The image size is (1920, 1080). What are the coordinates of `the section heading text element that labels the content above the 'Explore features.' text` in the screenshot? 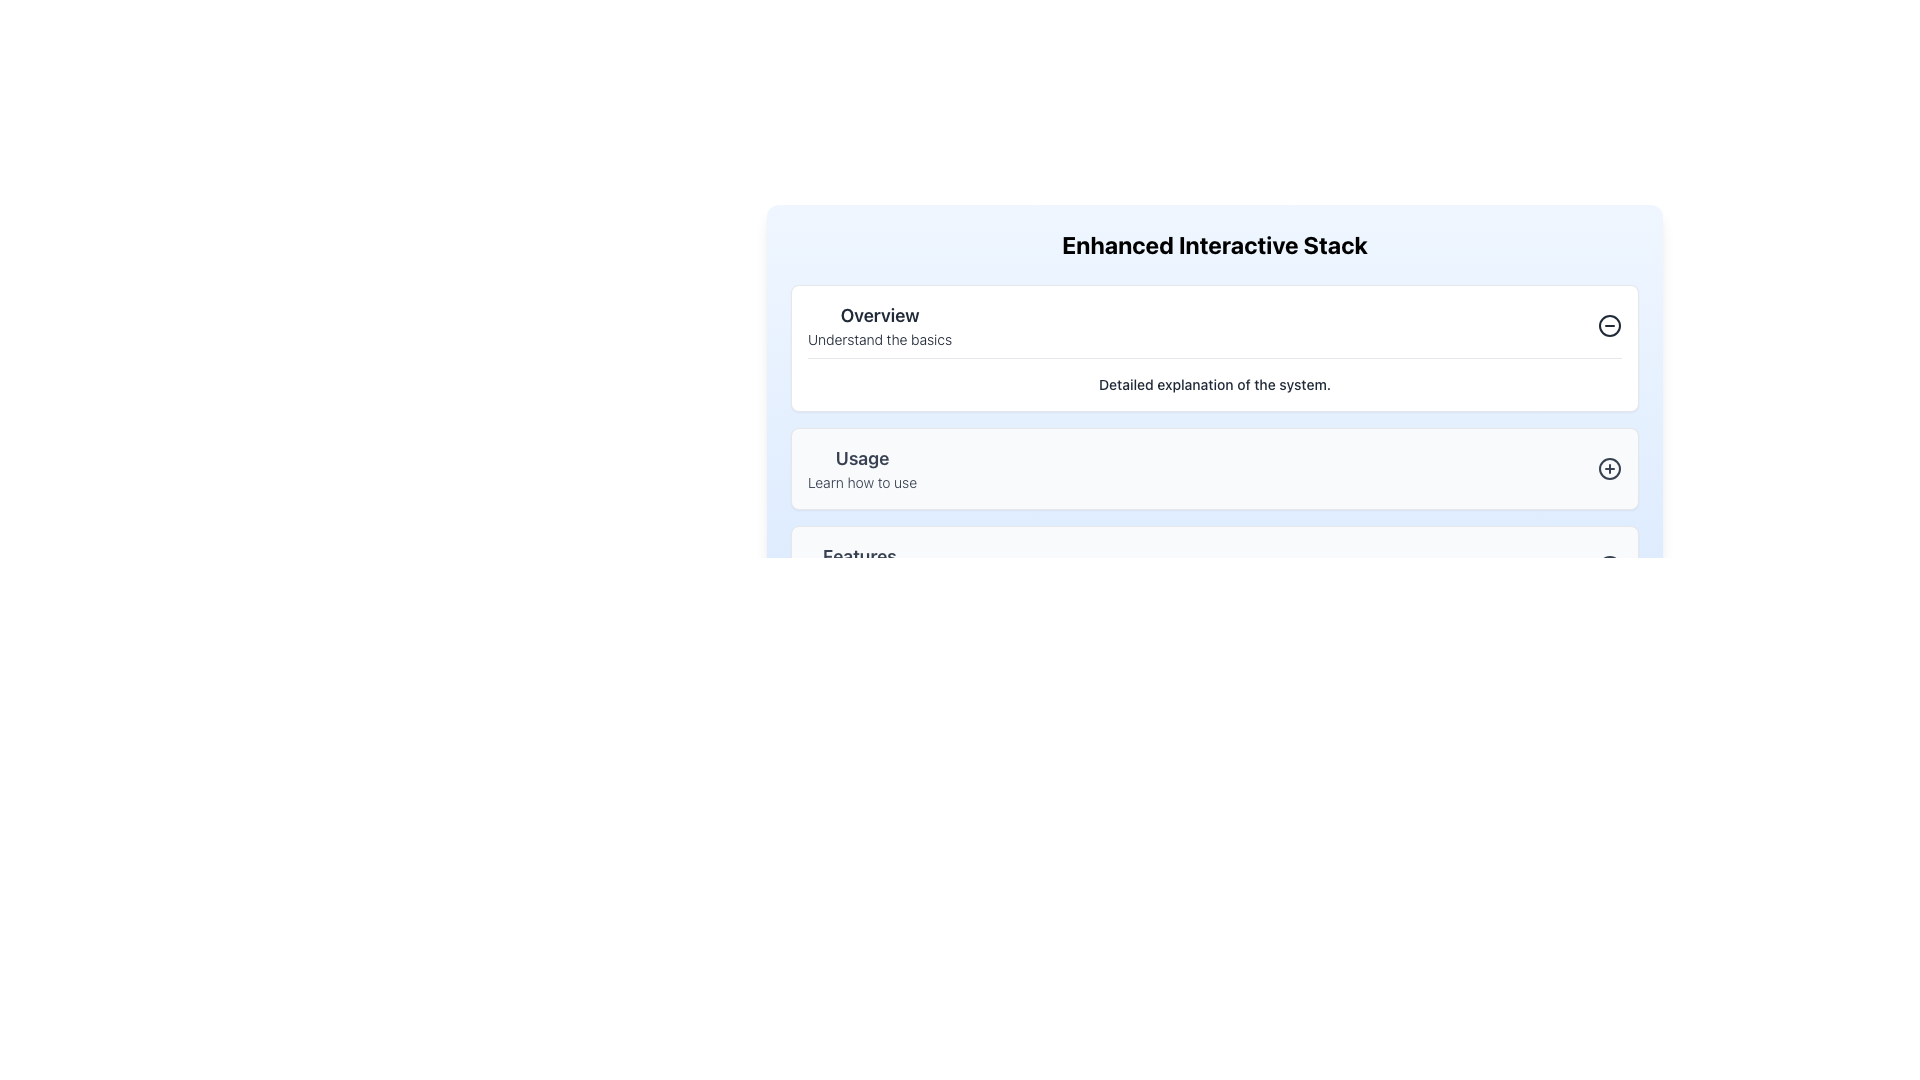 It's located at (859, 556).